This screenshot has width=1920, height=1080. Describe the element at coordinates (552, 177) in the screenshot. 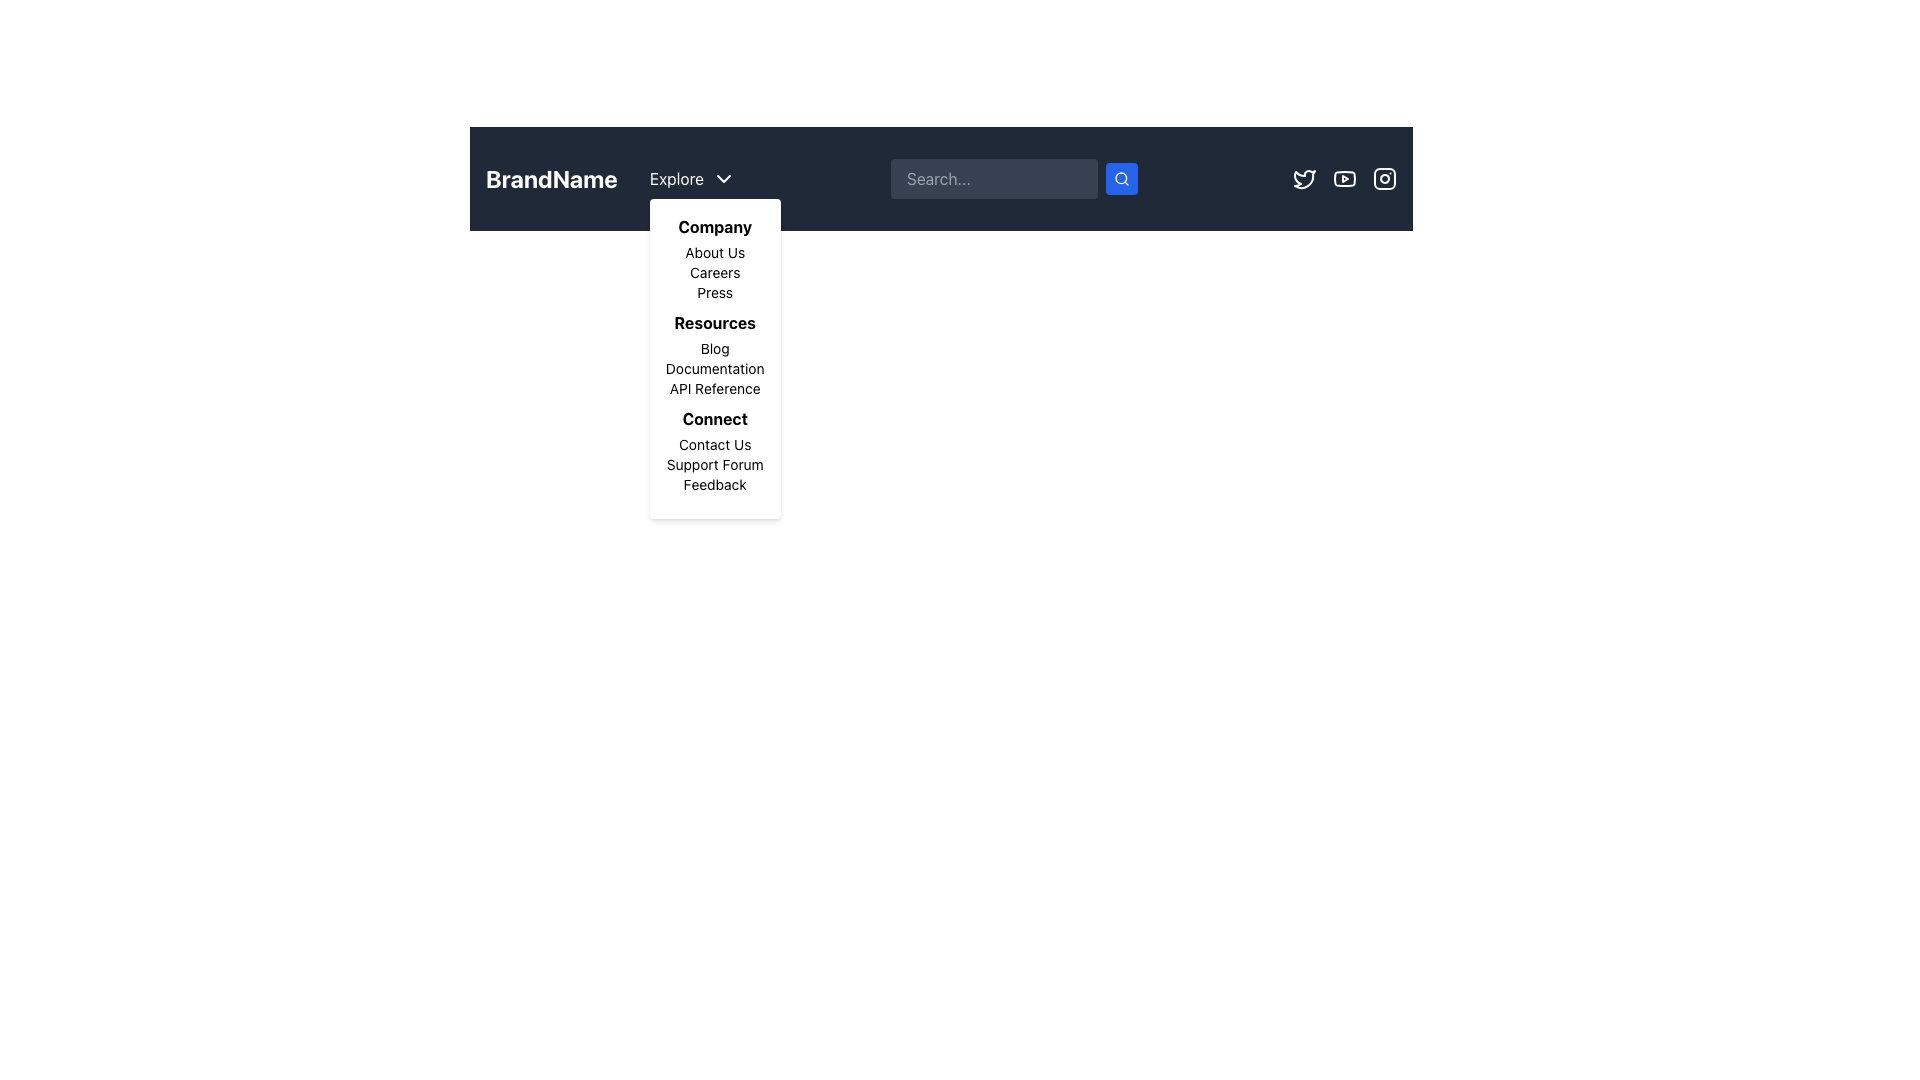

I see `text content of the branding or logo Text Label located in the top-left corner of the header bar, preceding the 'Explore' link` at that location.